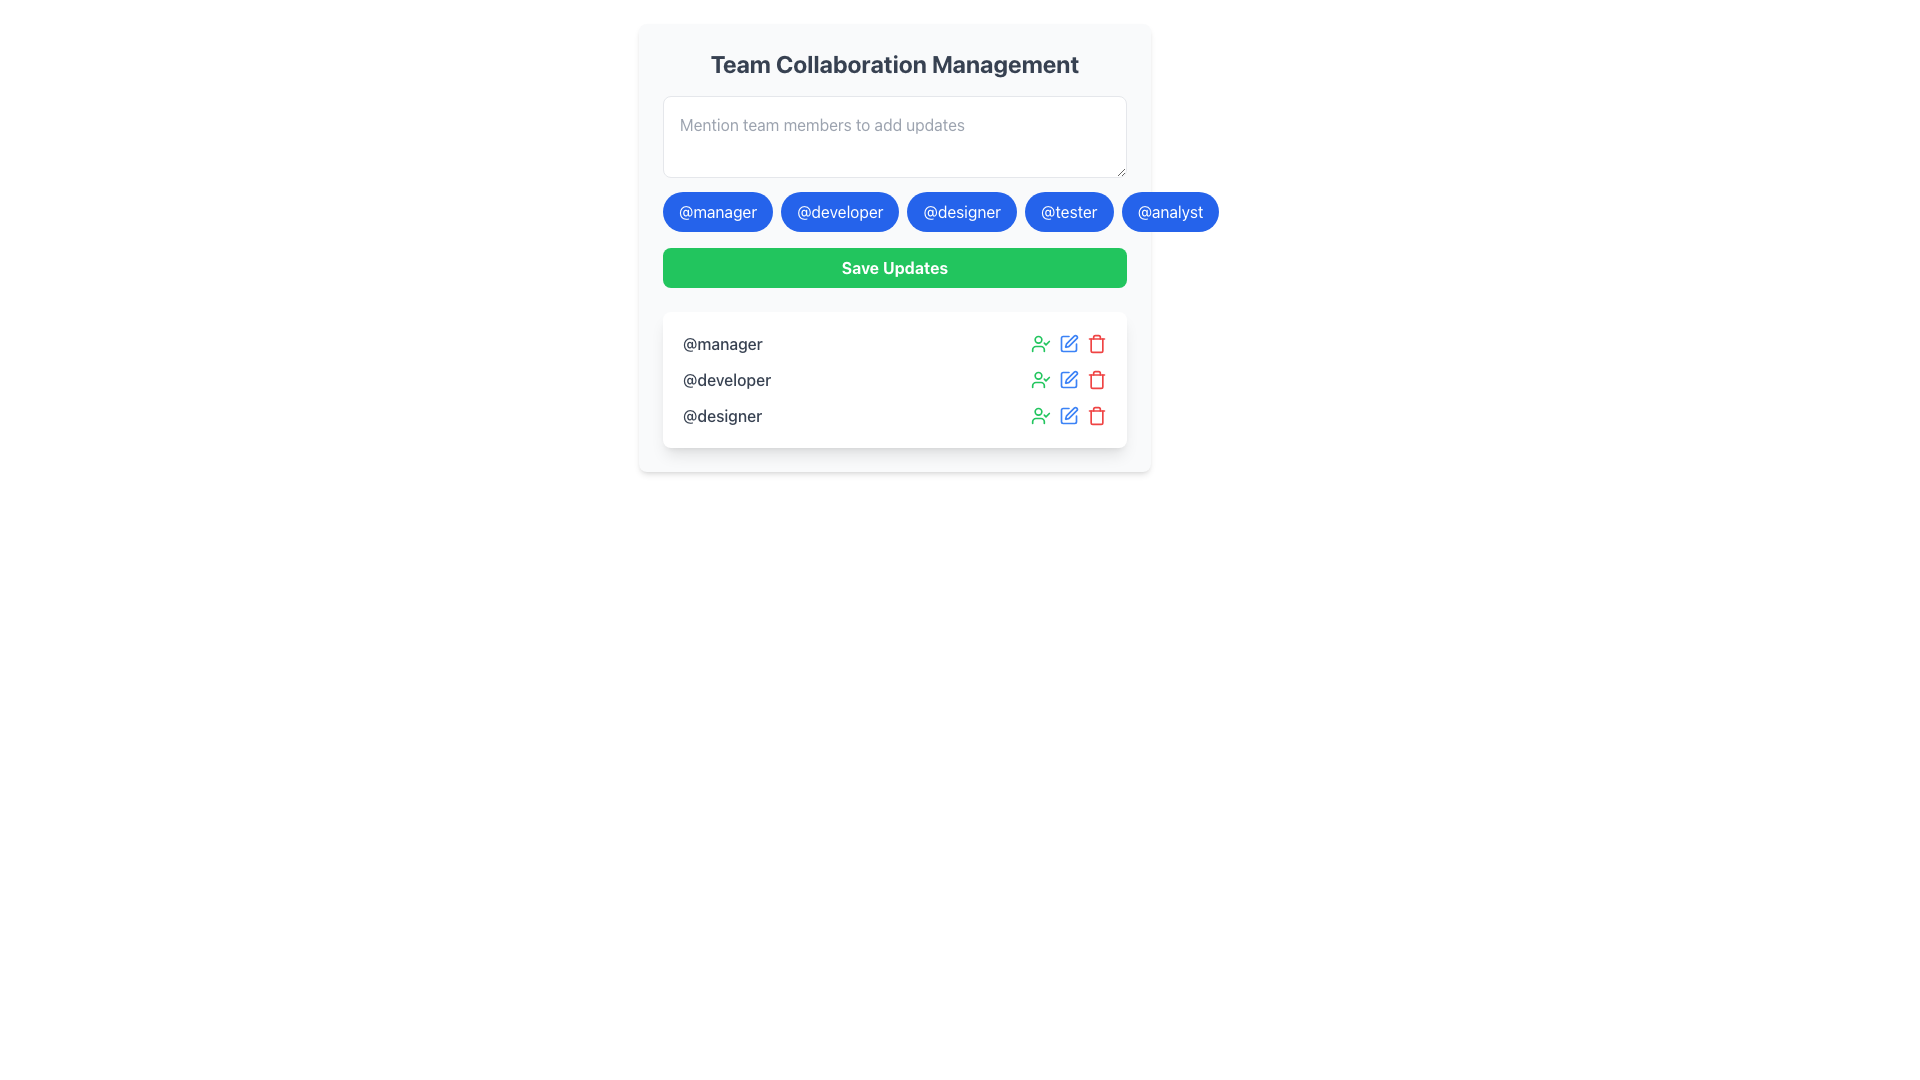 Image resolution: width=1920 pixels, height=1080 pixels. Describe the element at coordinates (1096, 342) in the screenshot. I see `the delete icon button located in the lower-right corner of the action icon group for the row labeled '@designer'` at that location.